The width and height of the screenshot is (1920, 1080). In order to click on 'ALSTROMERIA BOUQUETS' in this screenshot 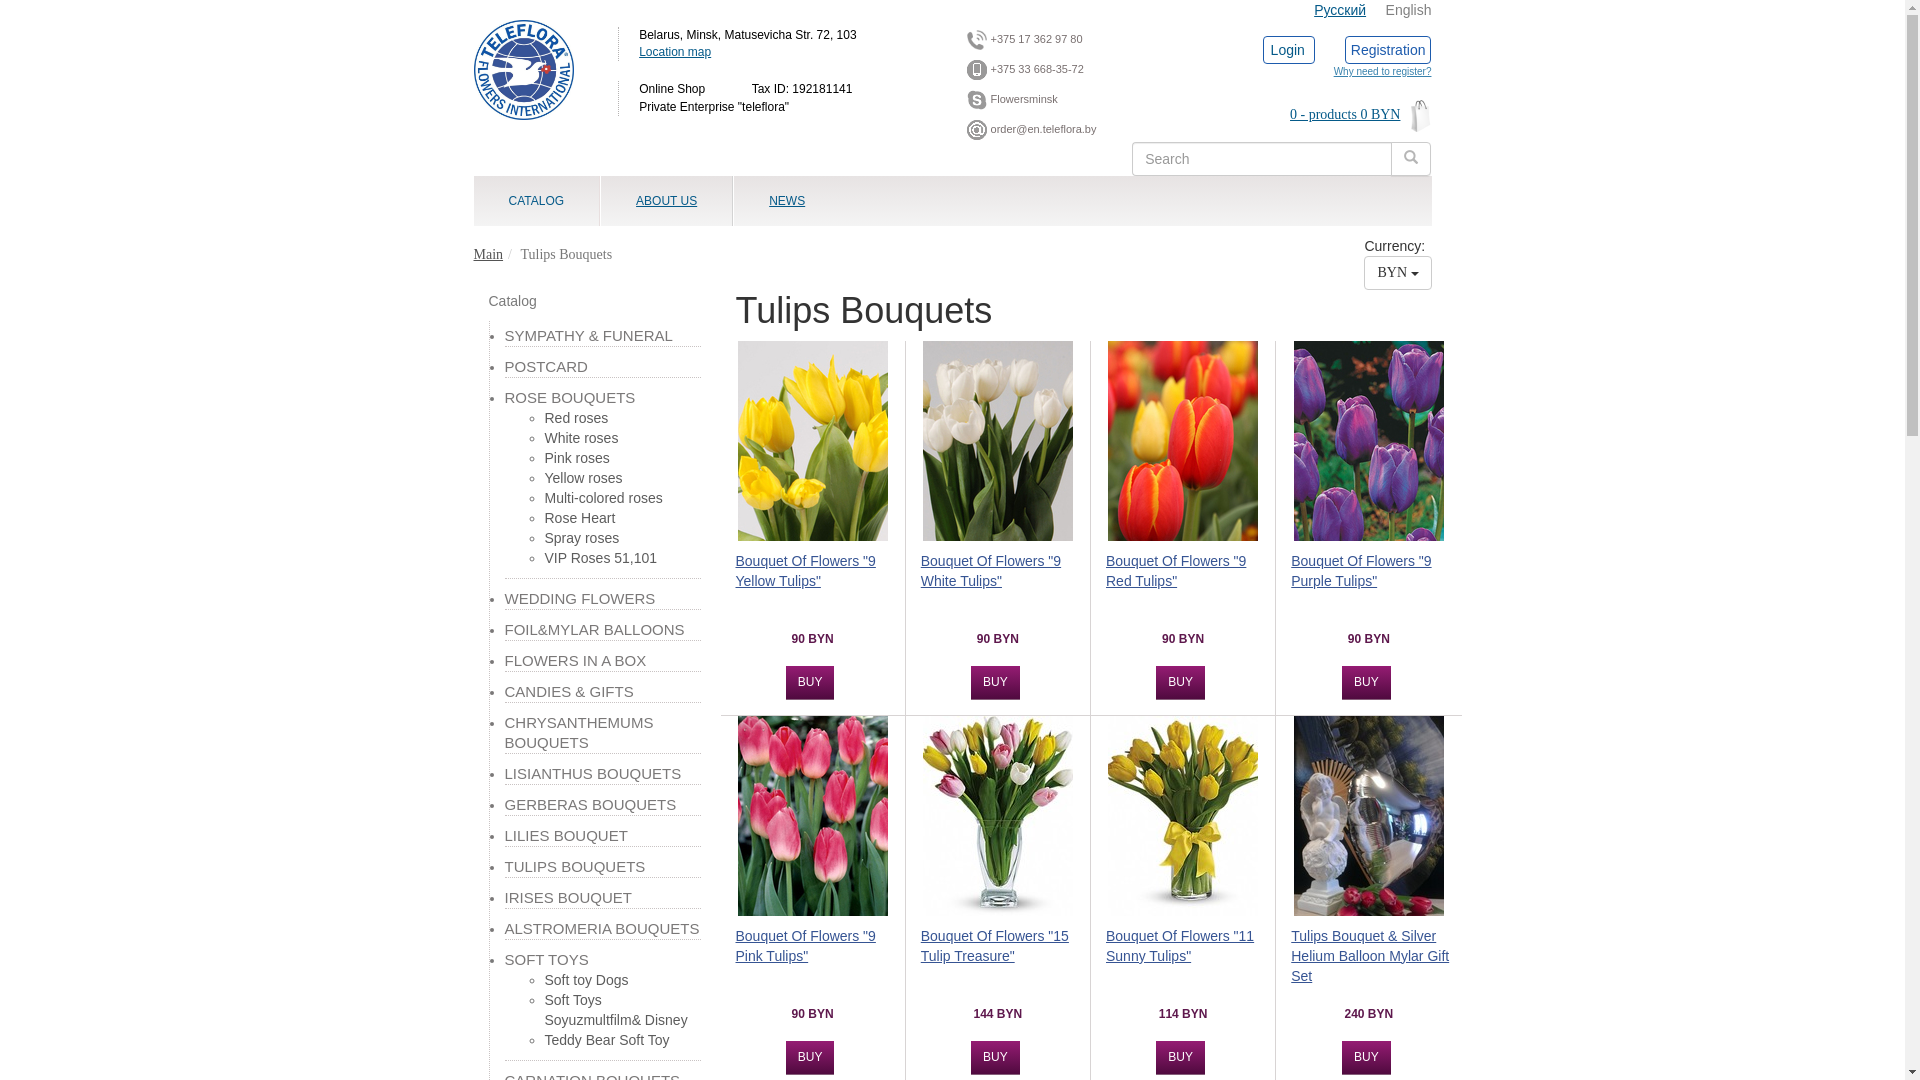, I will do `click(600, 928)`.